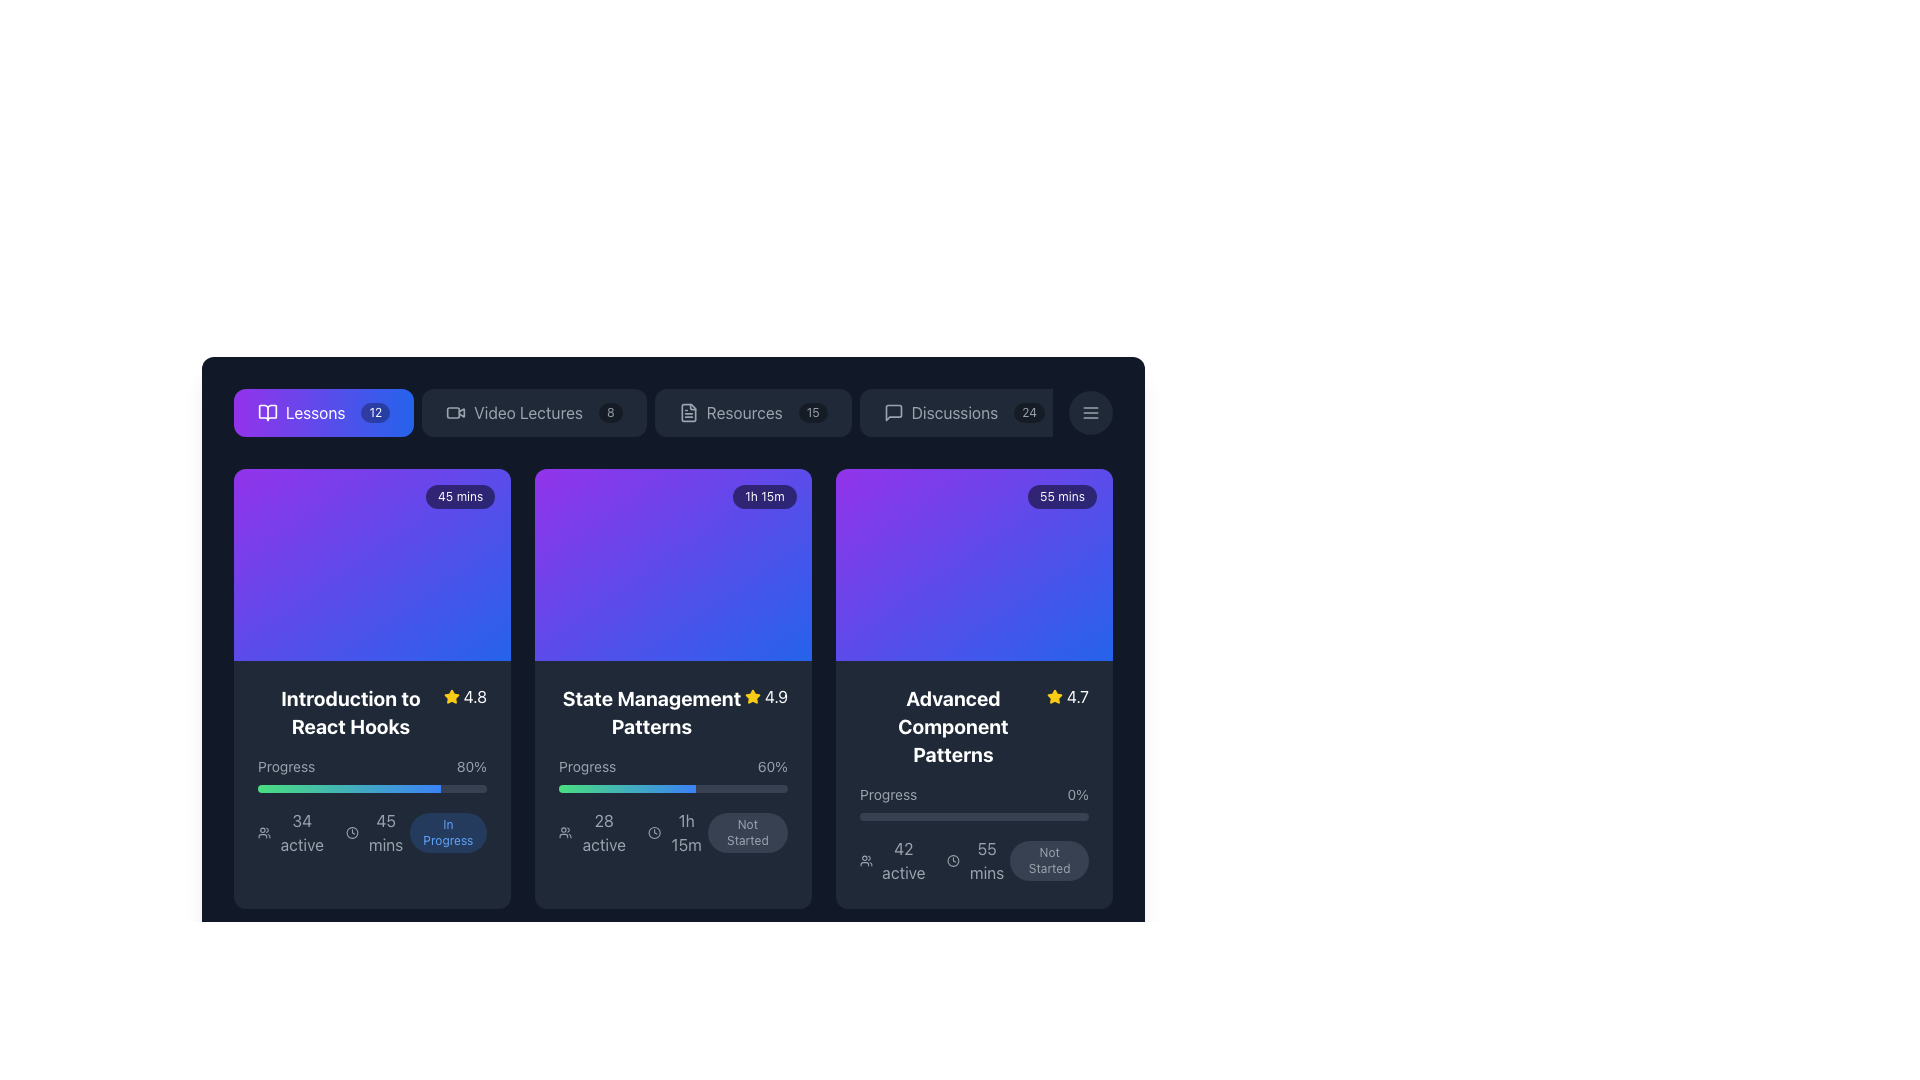 Image resolution: width=1920 pixels, height=1080 pixels. Describe the element at coordinates (384, 788) in the screenshot. I see `progress` at that location.